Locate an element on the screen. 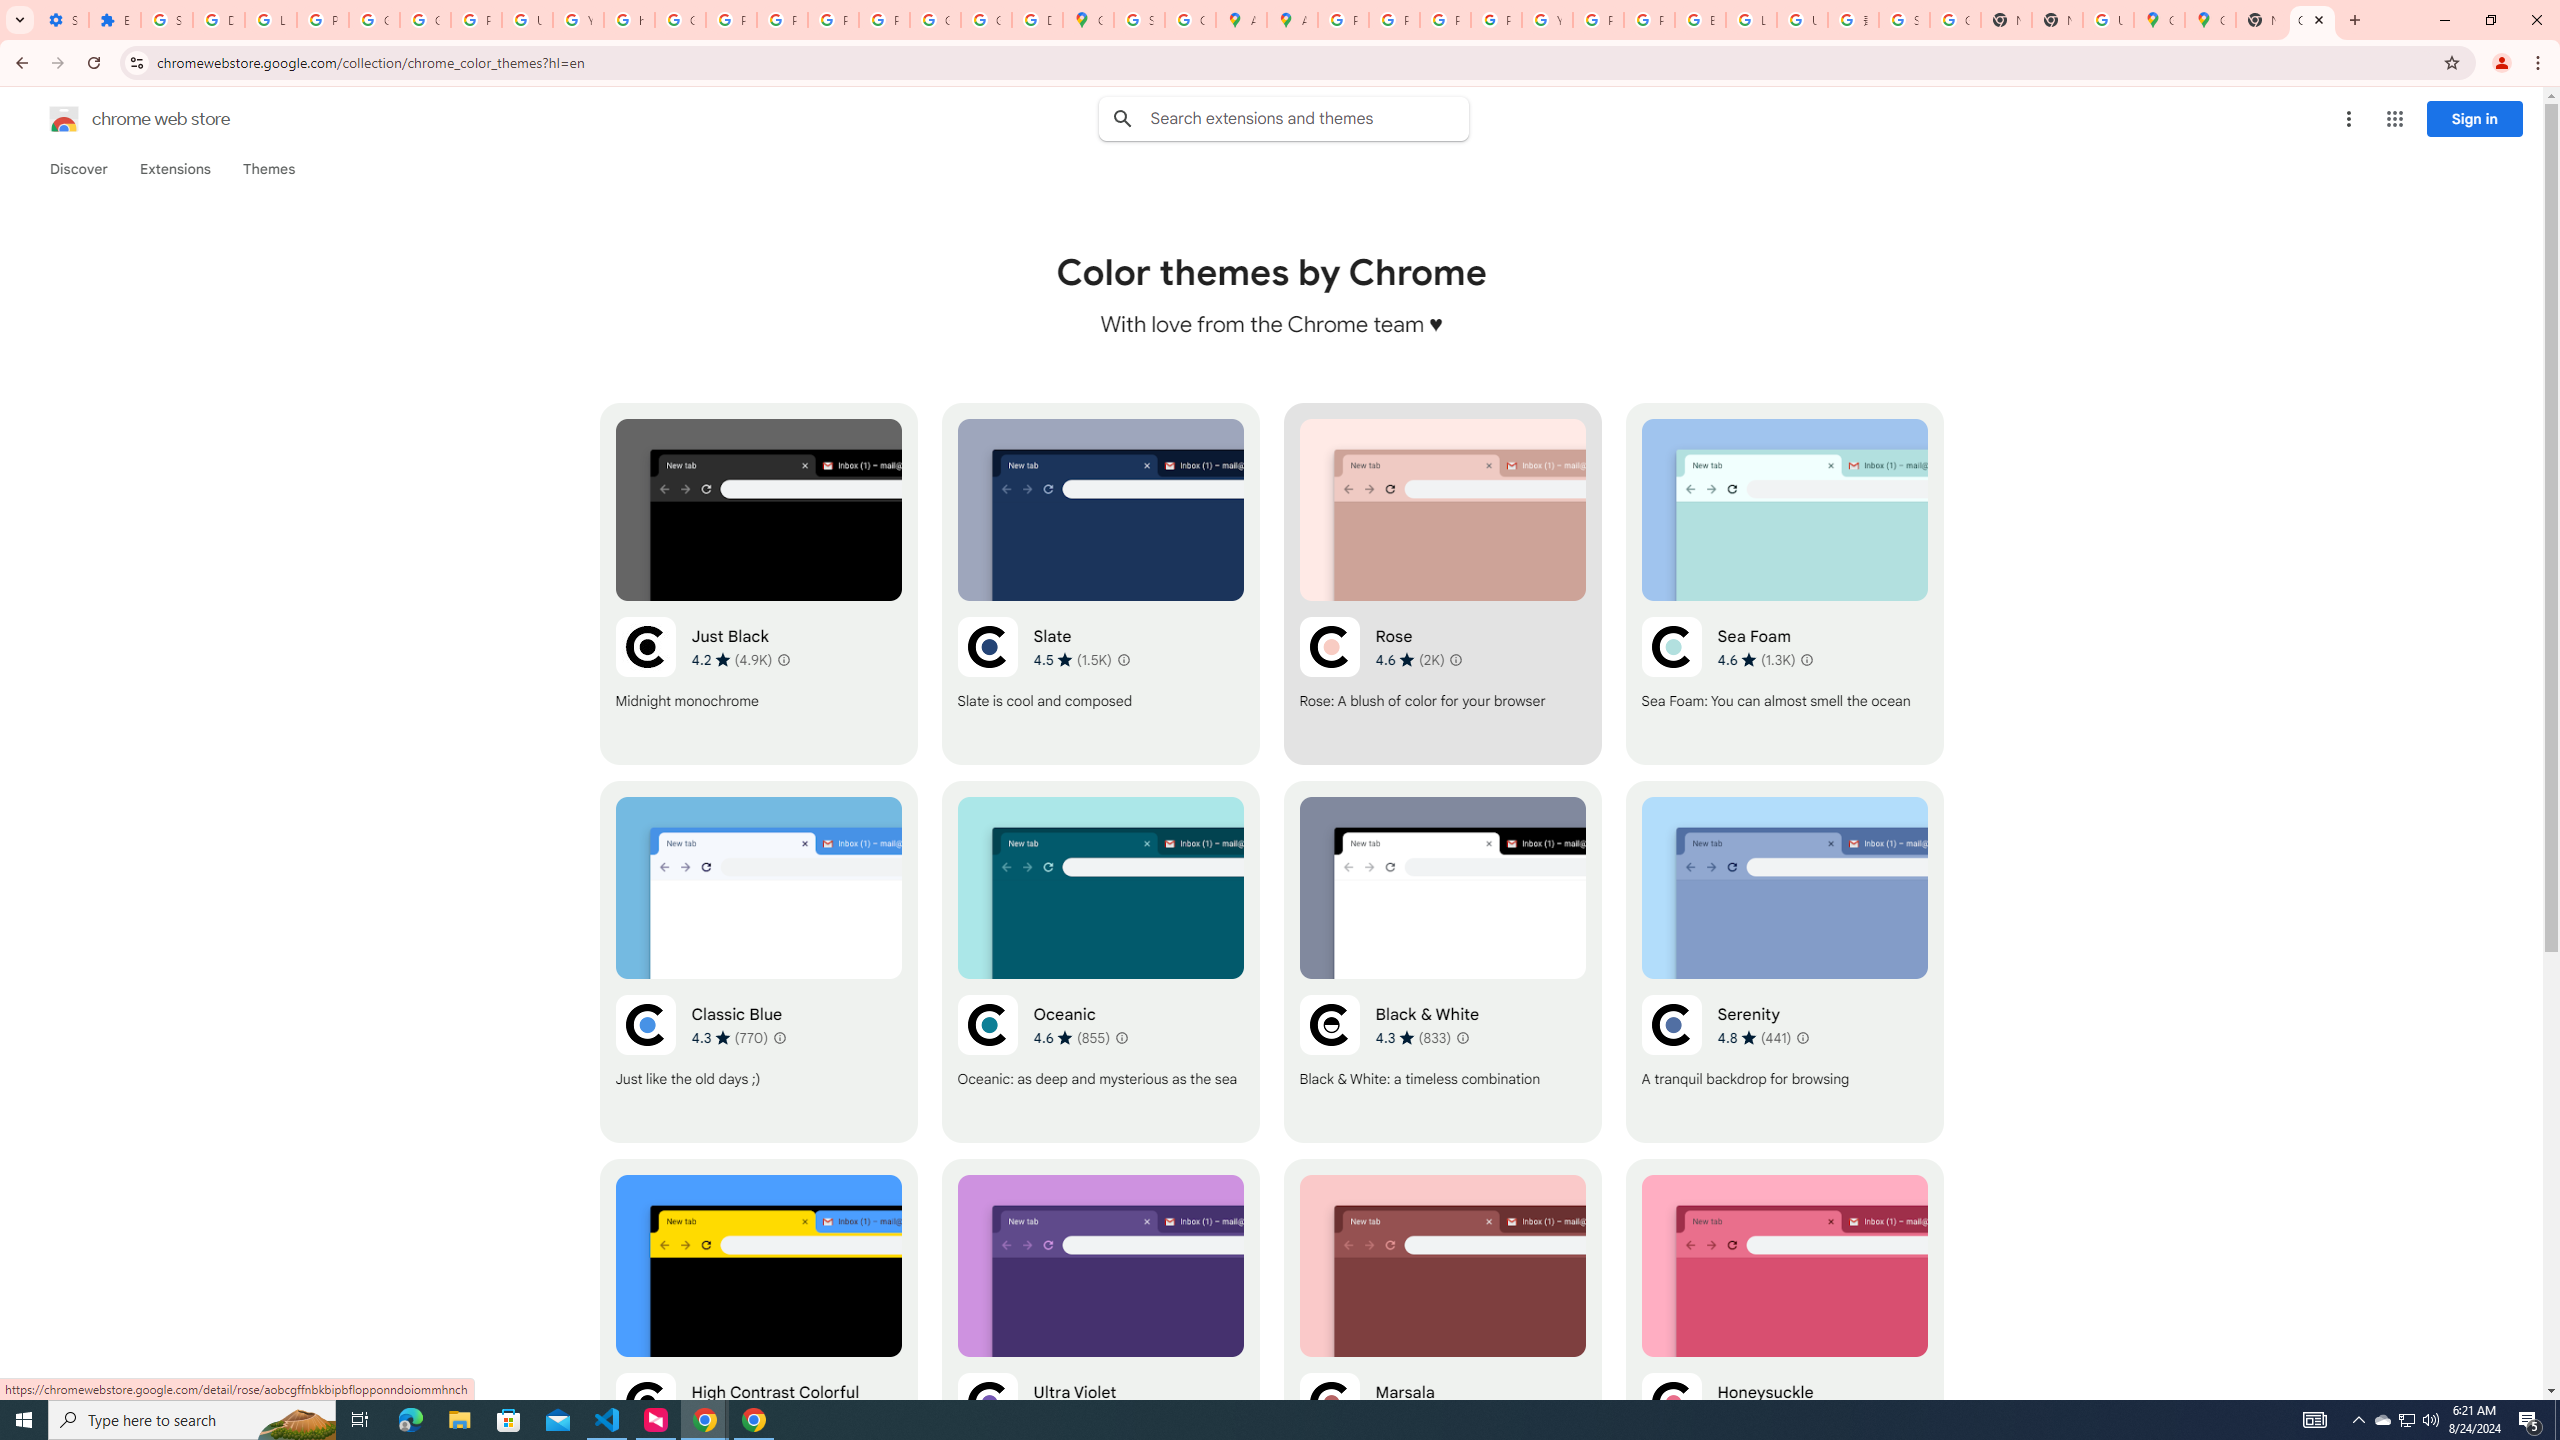 The width and height of the screenshot is (2560, 1440). 'Sign in - Google Accounts' is located at coordinates (167, 19).